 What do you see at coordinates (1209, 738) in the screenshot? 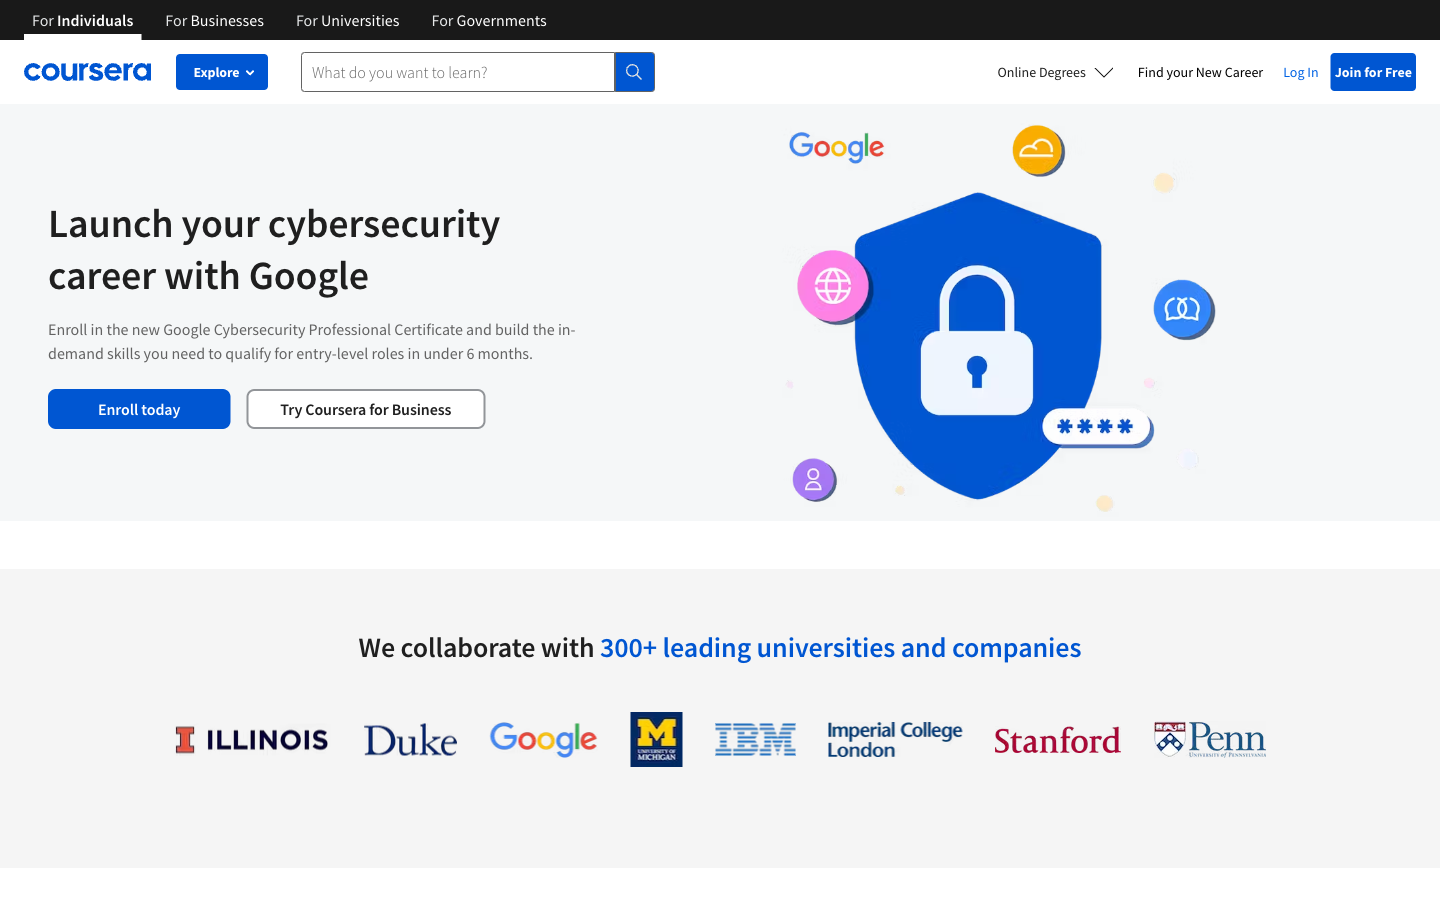
I see `University of Pennsylvania"s particulars` at bounding box center [1209, 738].